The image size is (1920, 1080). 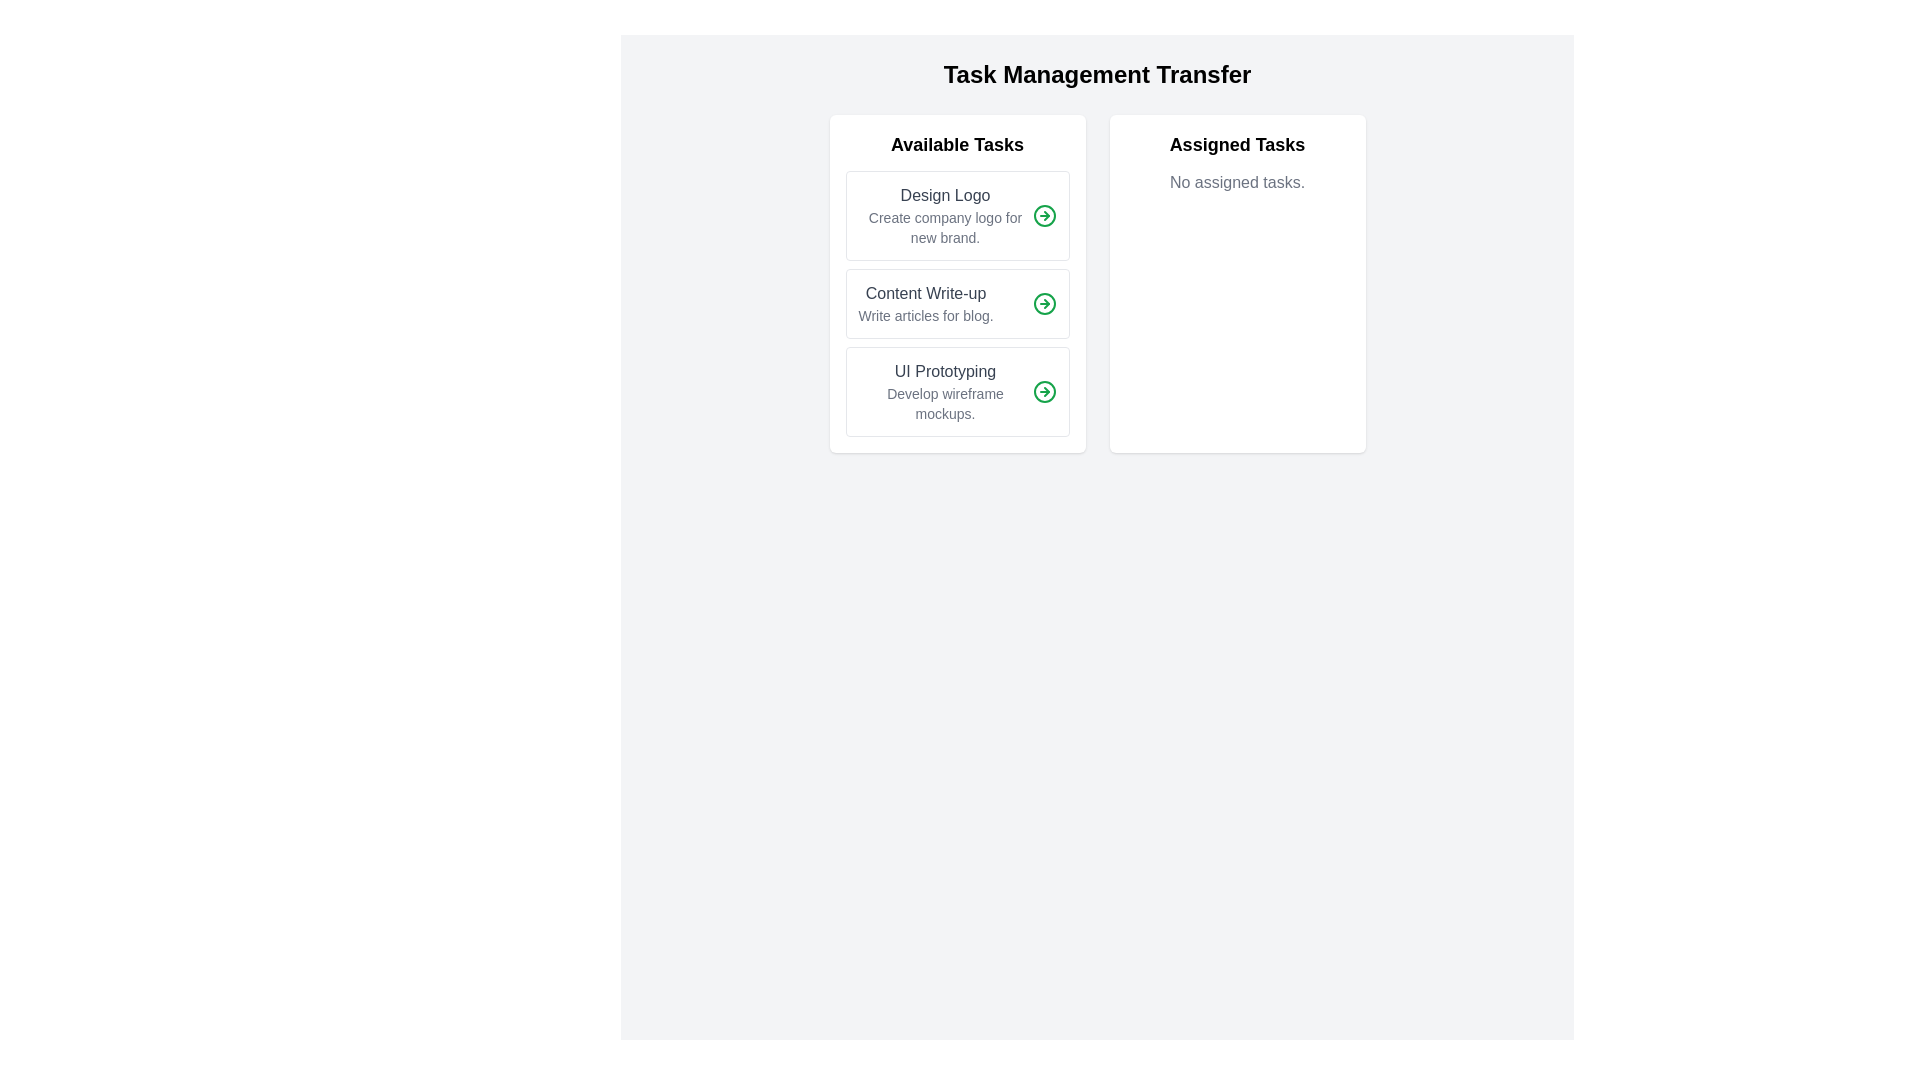 What do you see at coordinates (1043, 216) in the screenshot?
I see `the circular icon with a green outline and rightward-pointing arrow` at bounding box center [1043, 216].